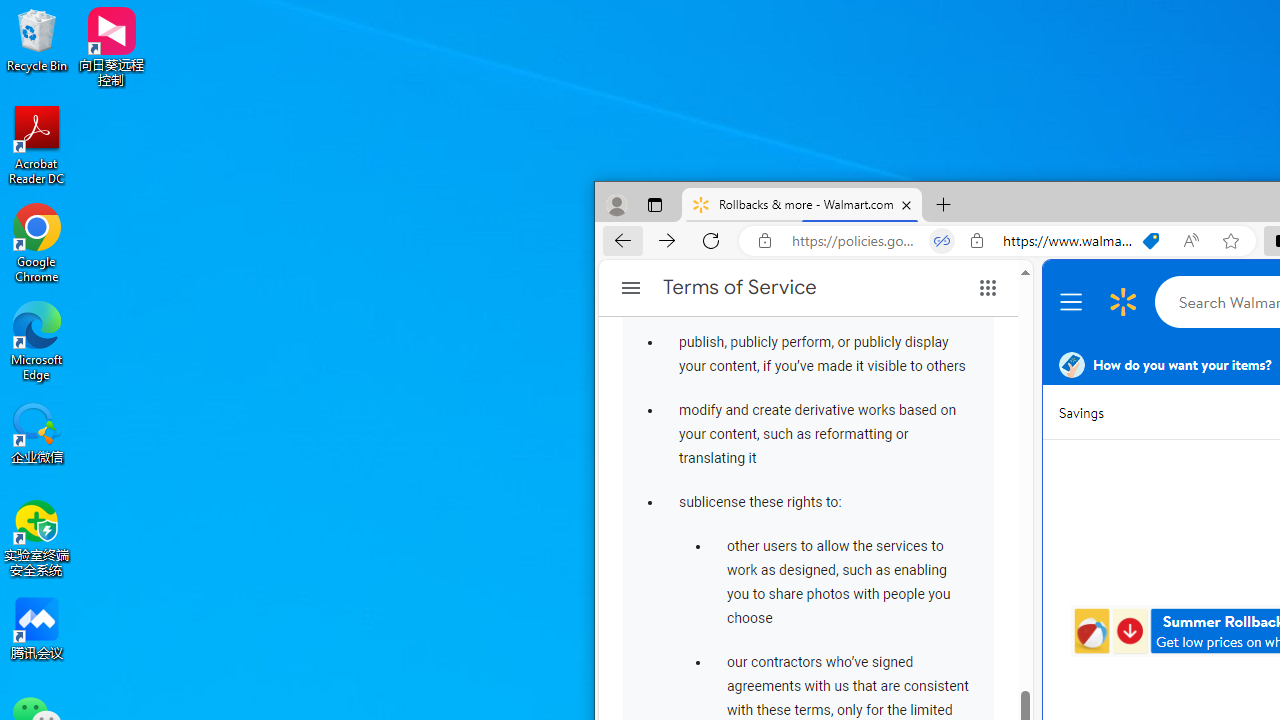 Image resolution: width=1280 pixels, height=720 pixels. I want to click on 'Tabs in split screen', so click(941, 240).